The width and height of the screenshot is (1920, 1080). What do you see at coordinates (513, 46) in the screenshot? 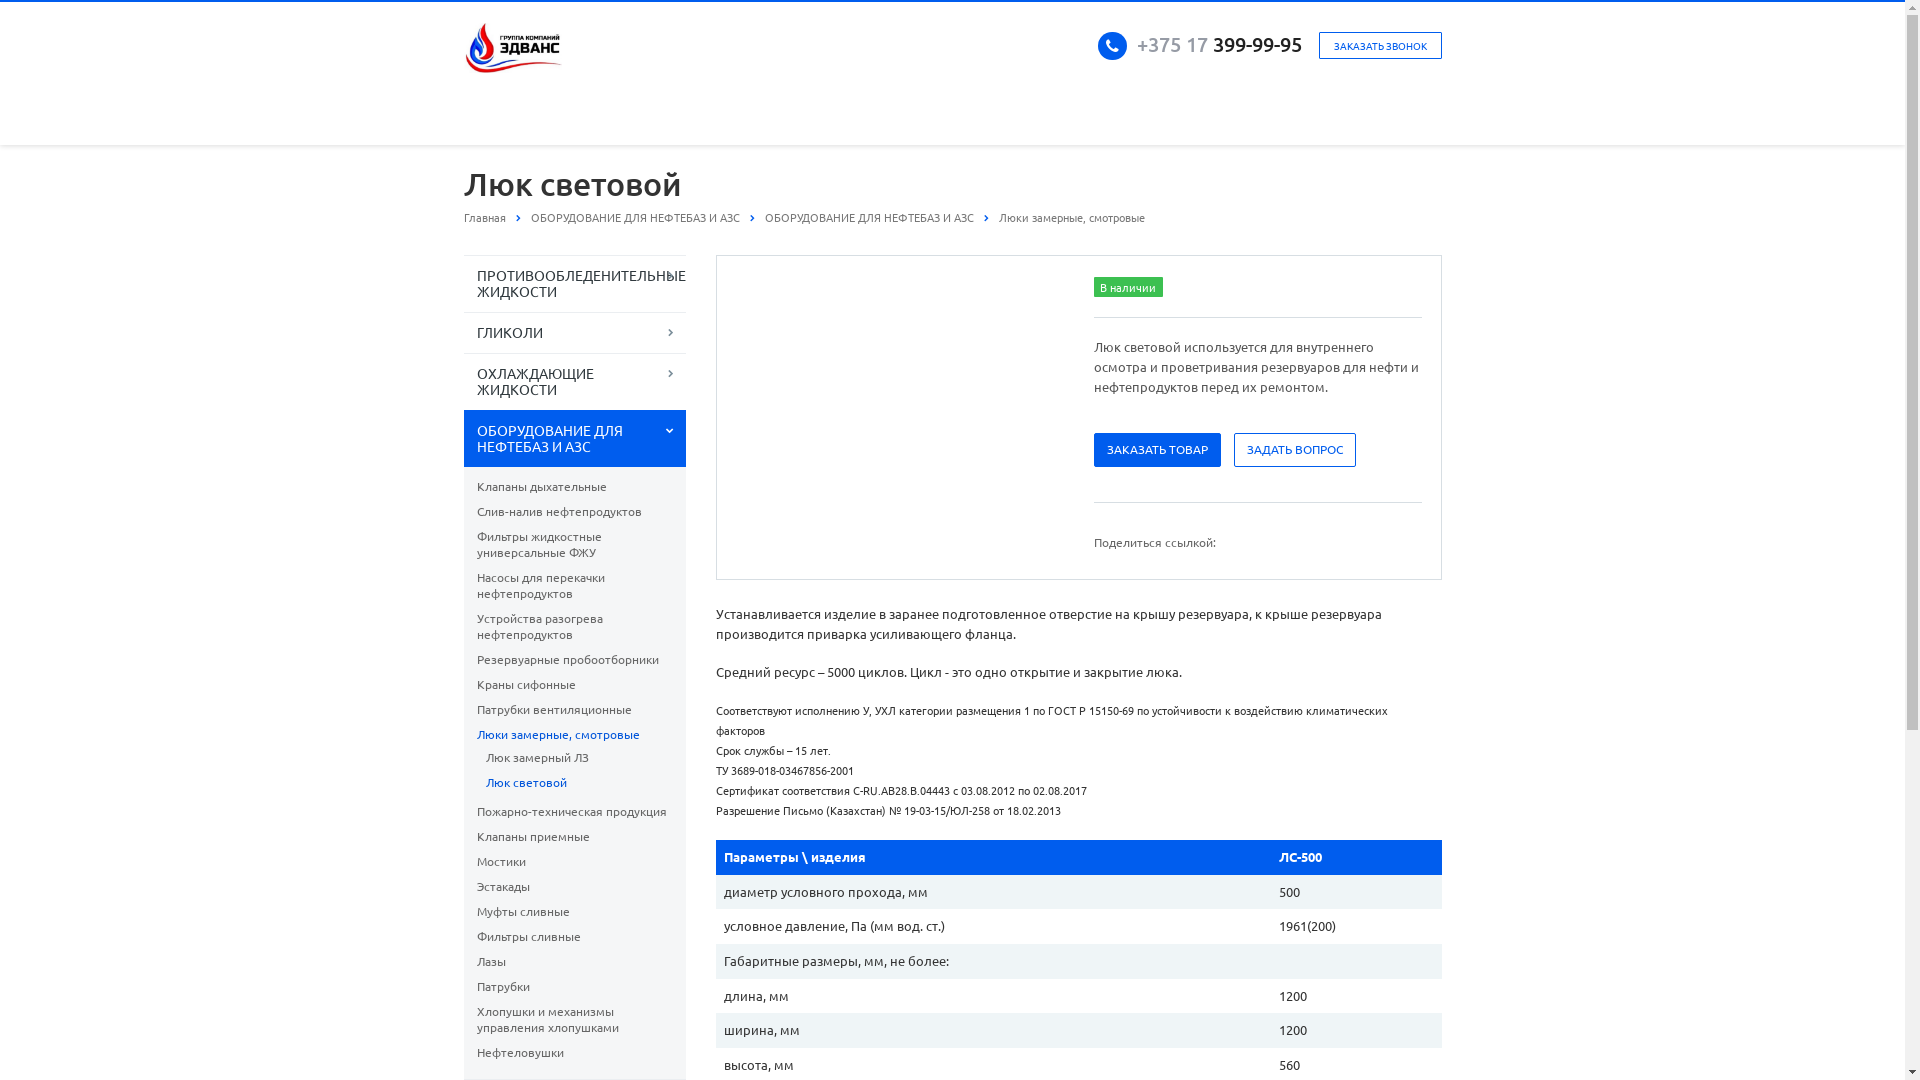
I see `'neftehim.by'` at bounding box center [513, 46].